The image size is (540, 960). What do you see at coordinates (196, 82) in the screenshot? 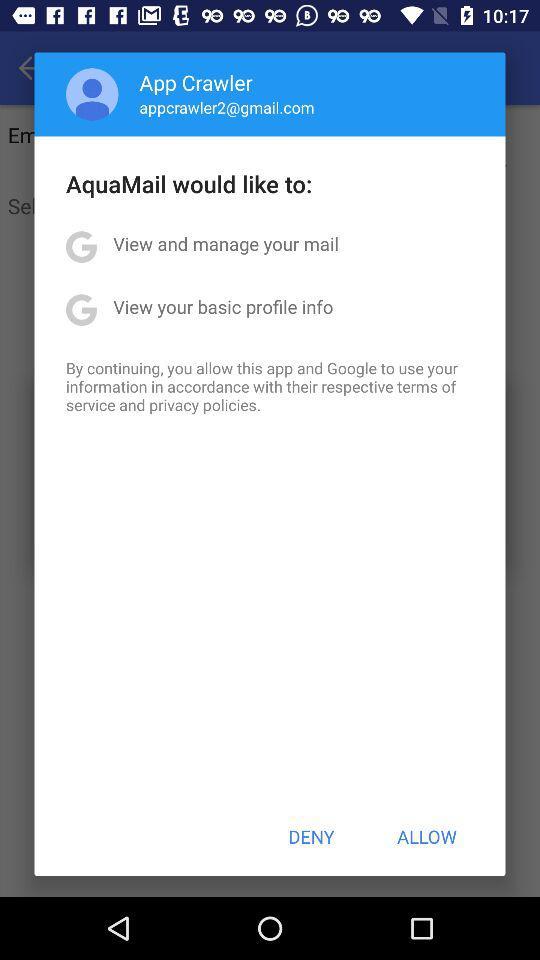
I see `app above appcrawler2@gmail.com` at bounding box center [196, 82].